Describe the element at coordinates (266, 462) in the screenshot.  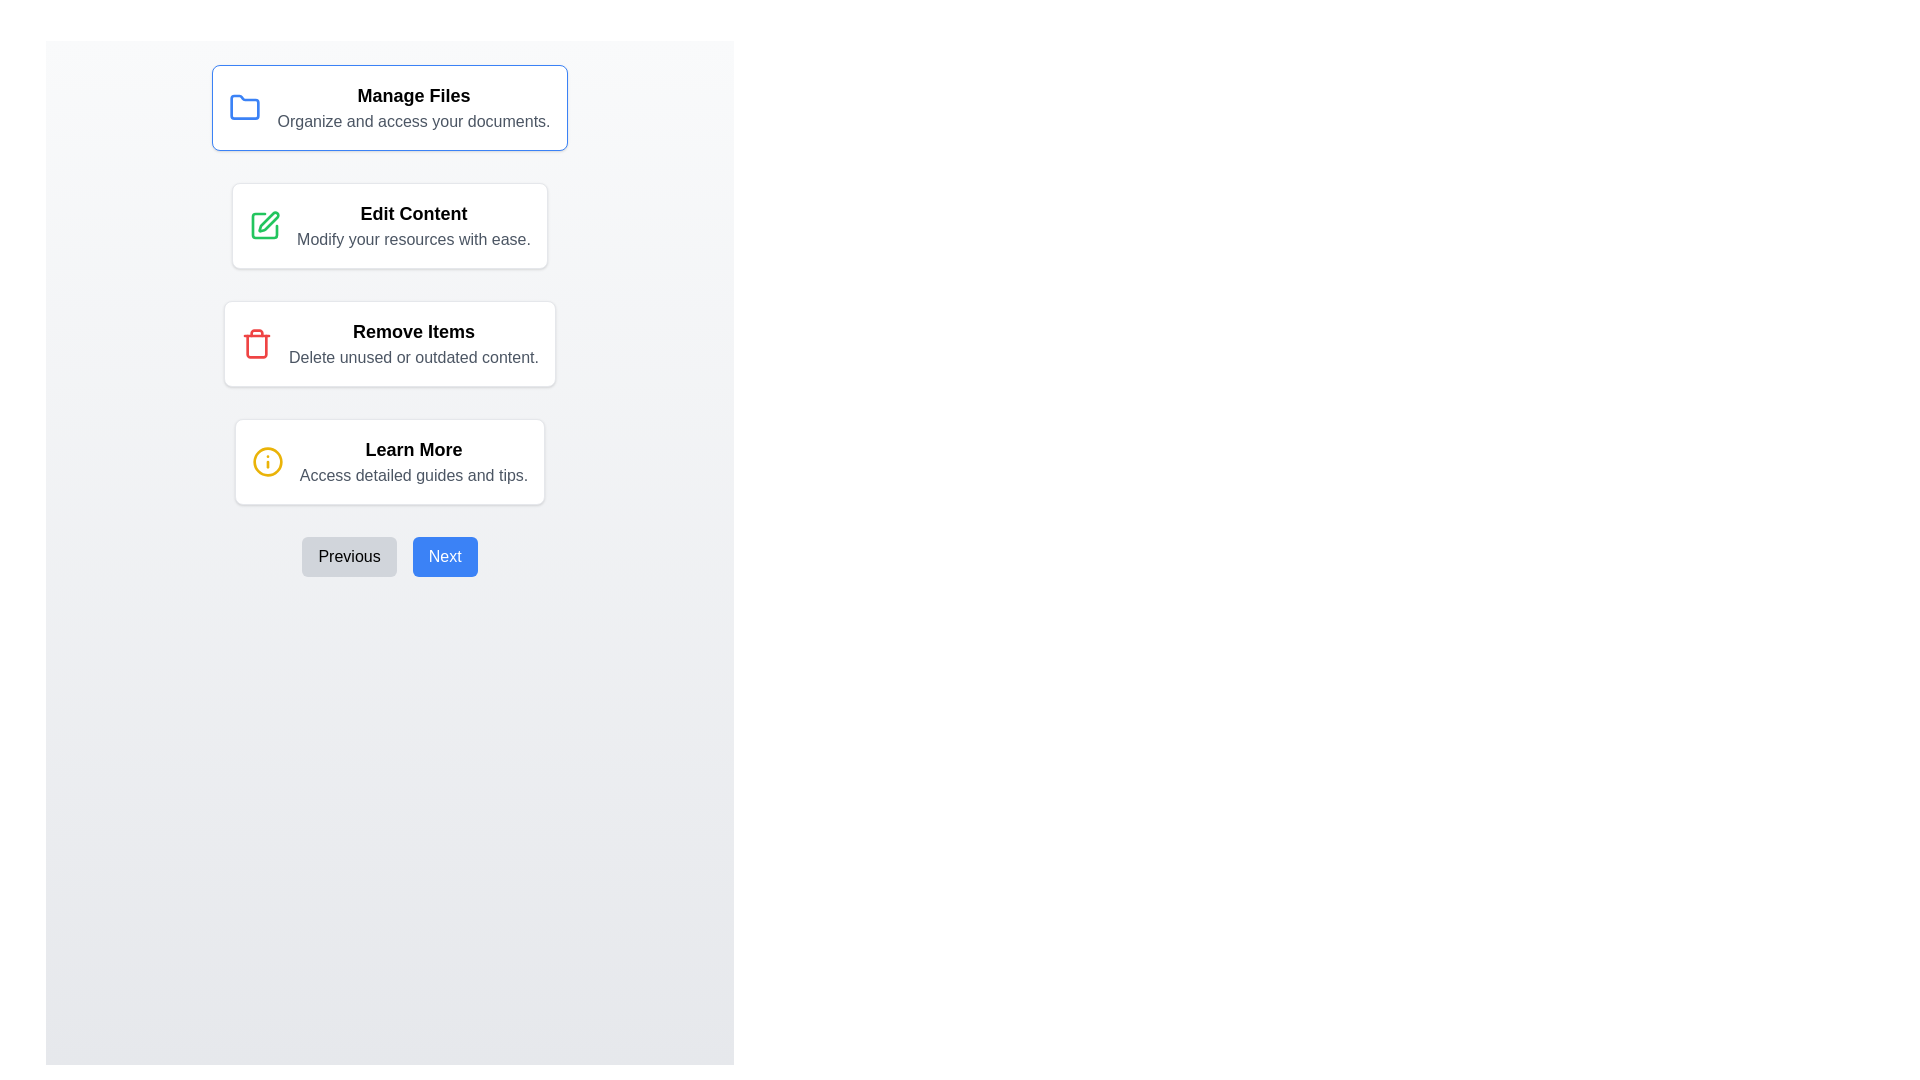
I see `the circular SVG graphic representing the 'Learn More' section icon located at the bottom right of the interface` at that location.